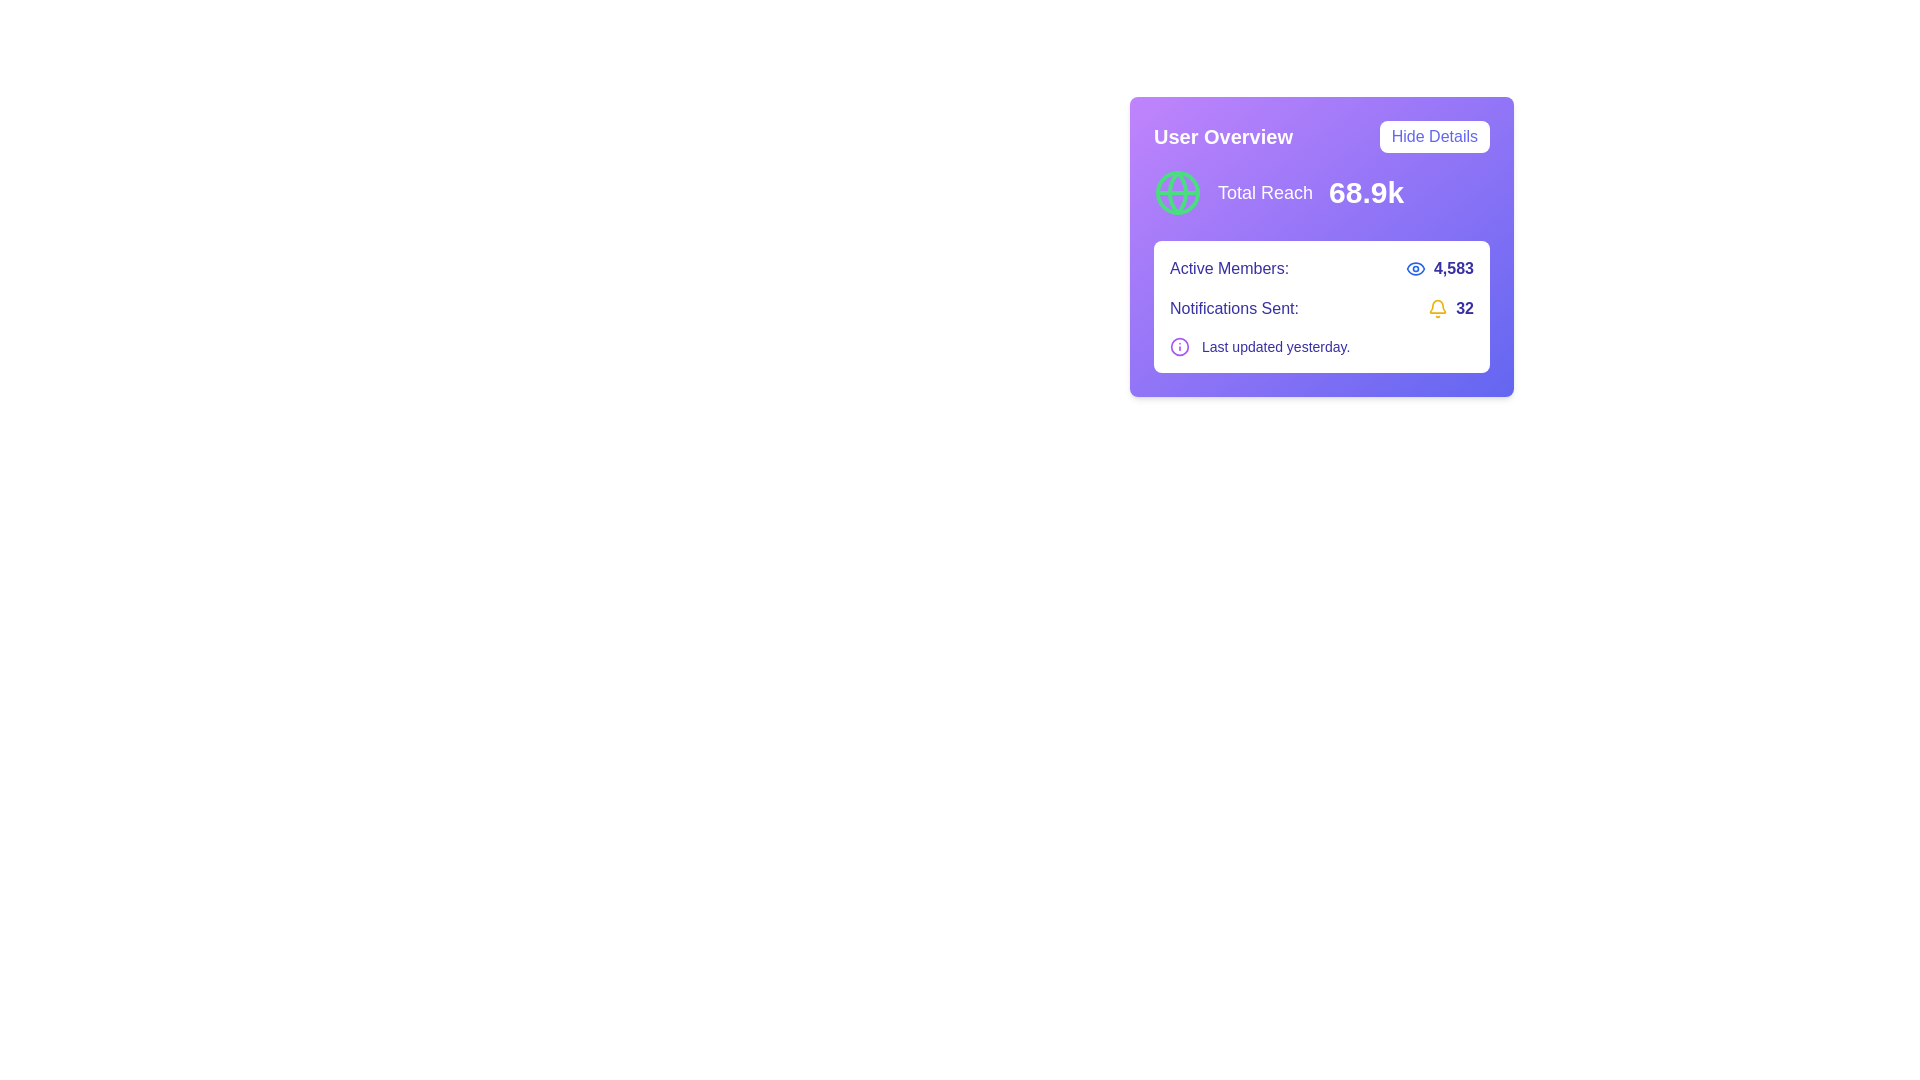  I want to click on the text displaying the count '4,583' next to the blue eye icon in the 'Active Members' section of the card layout, so click(1440, 268).